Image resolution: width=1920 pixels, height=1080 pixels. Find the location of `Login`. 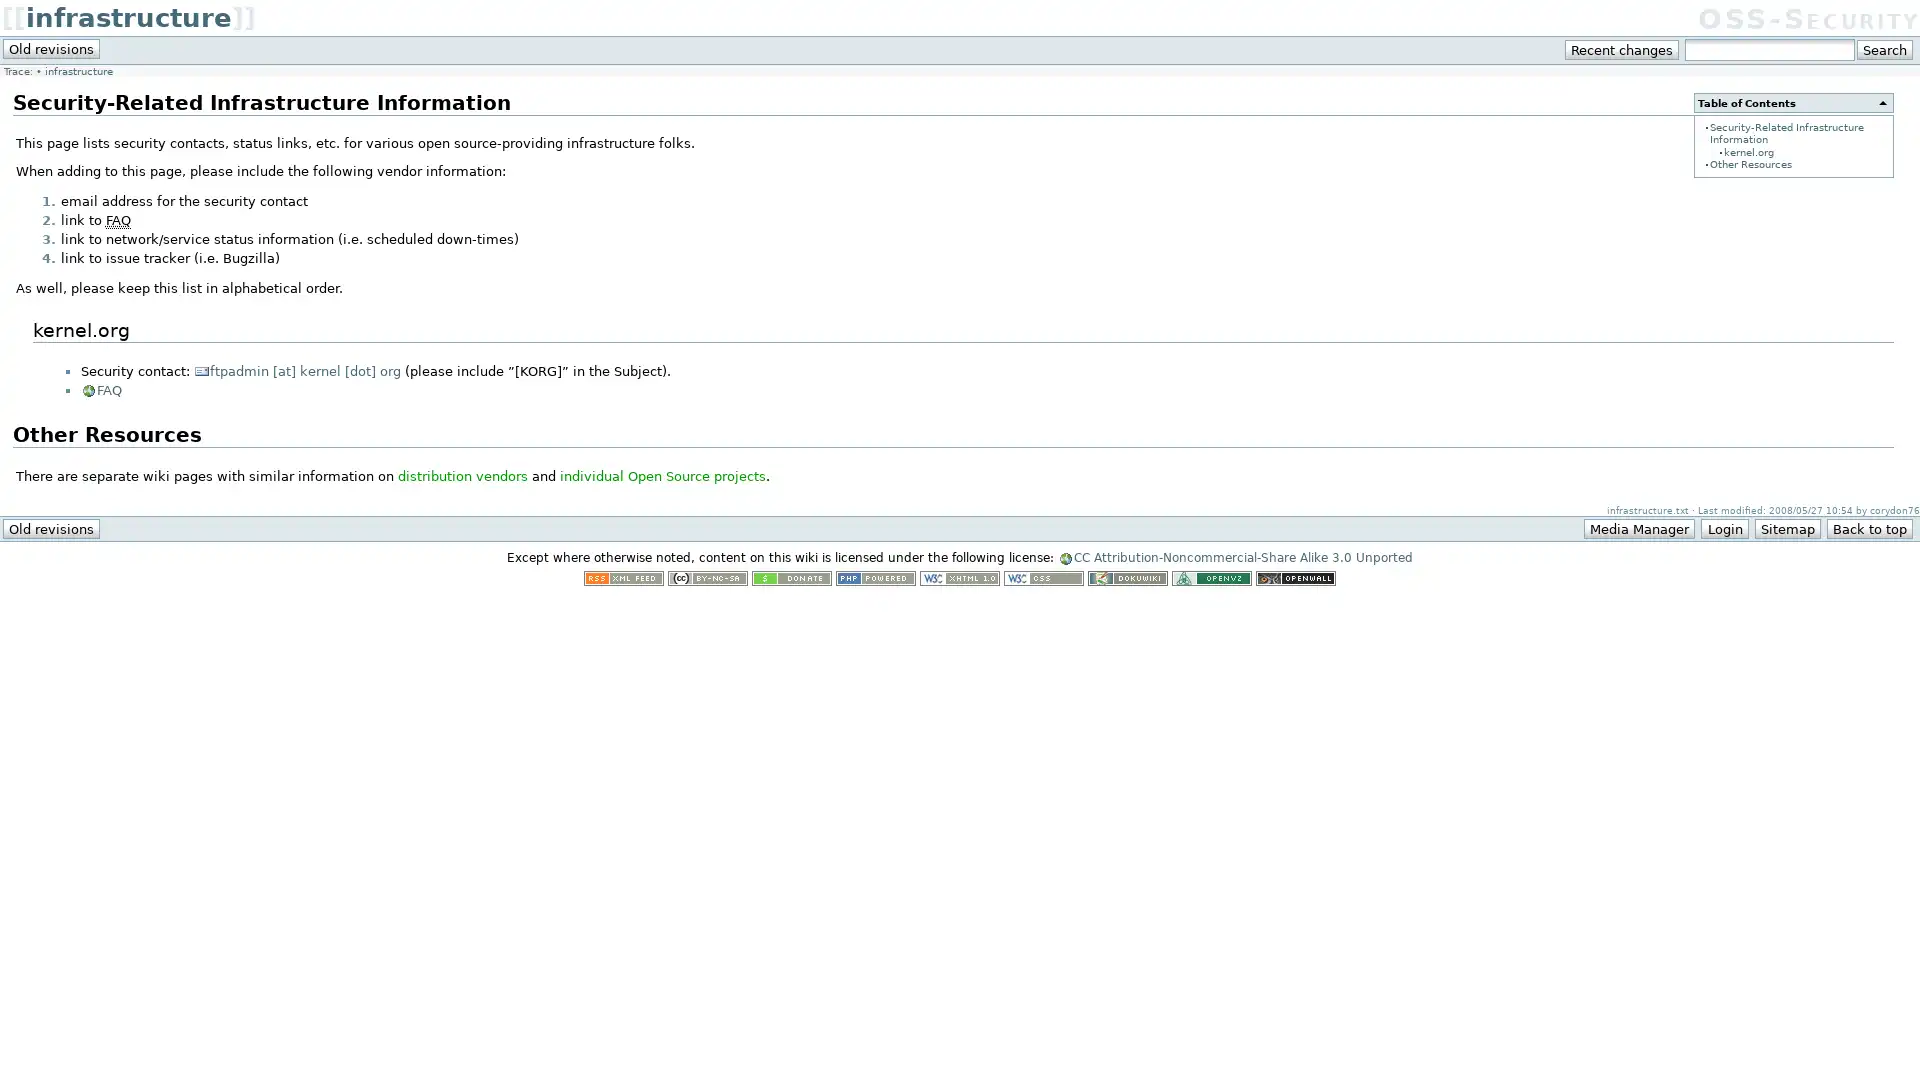

Login is located at coordinates (1723, 527).